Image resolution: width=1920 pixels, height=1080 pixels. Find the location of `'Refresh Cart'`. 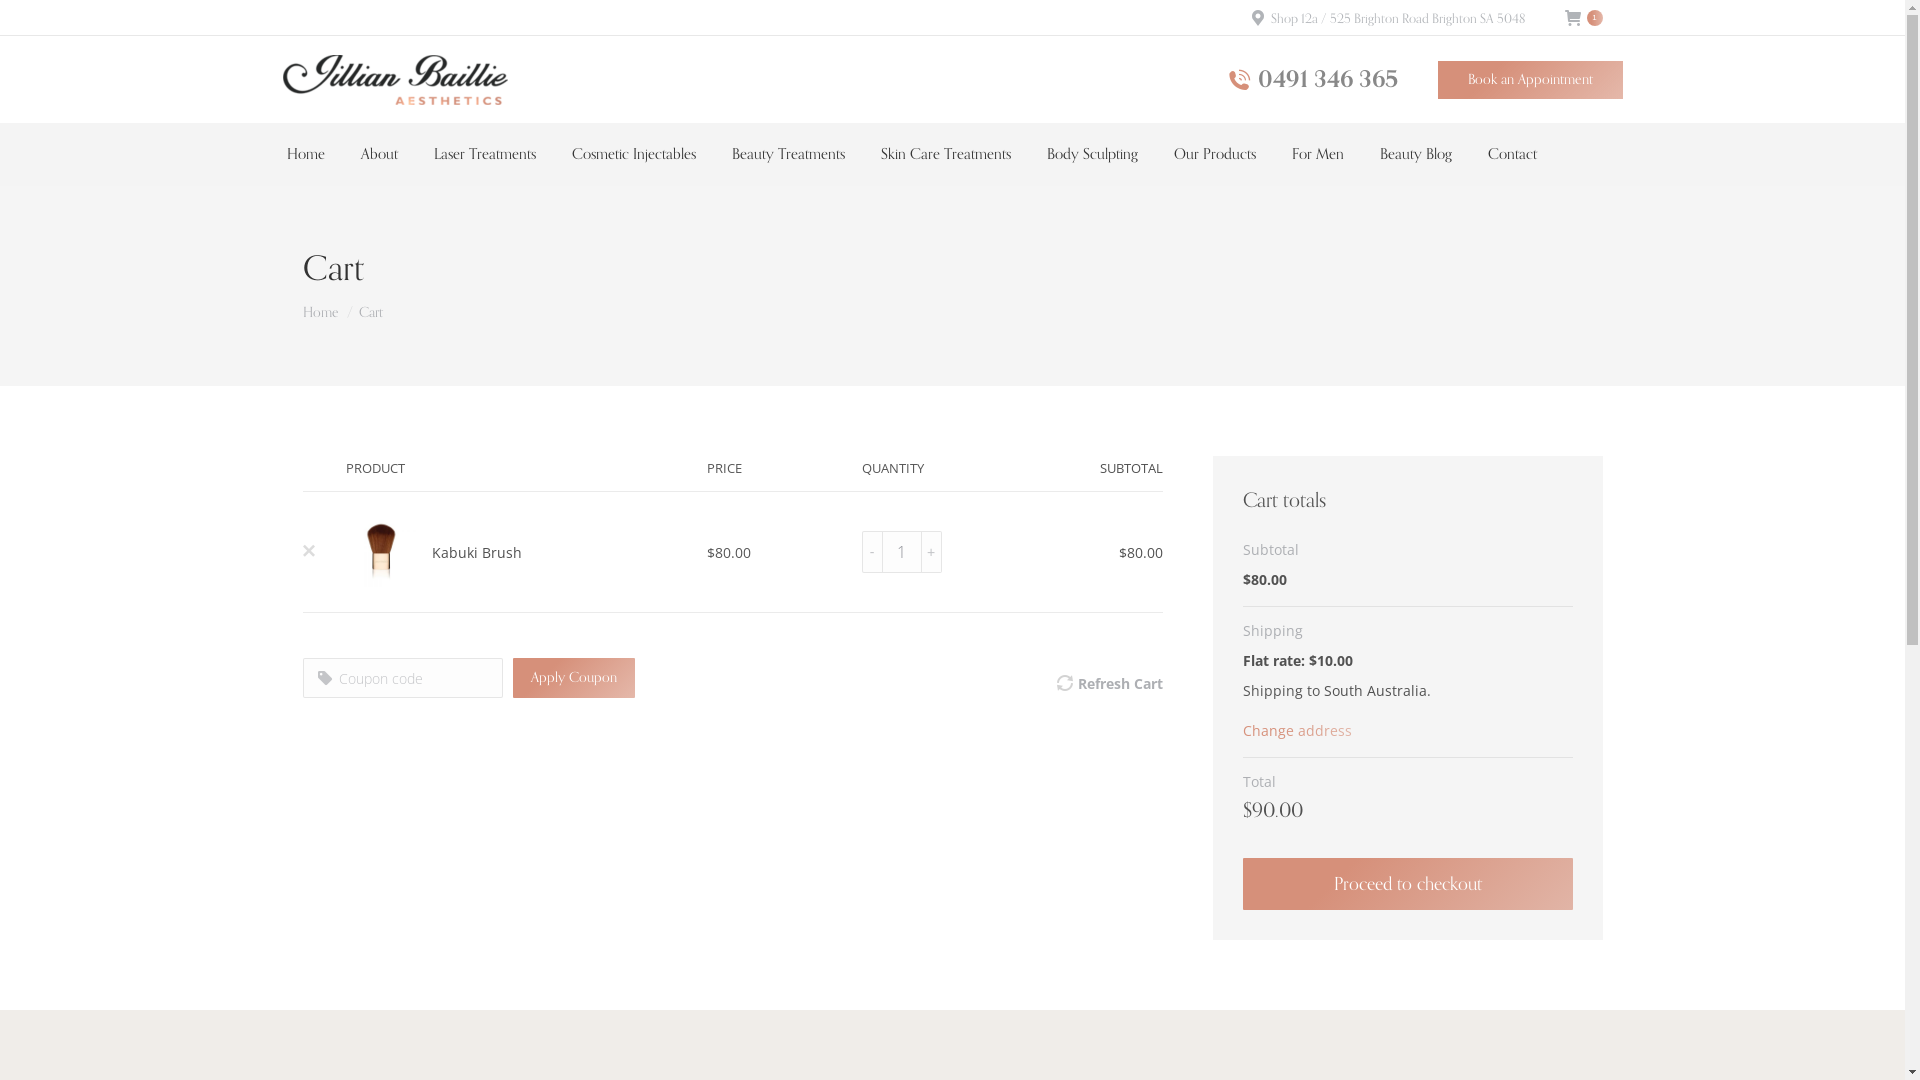

'Refresh Cart' is located at coordinates (1120, 682).